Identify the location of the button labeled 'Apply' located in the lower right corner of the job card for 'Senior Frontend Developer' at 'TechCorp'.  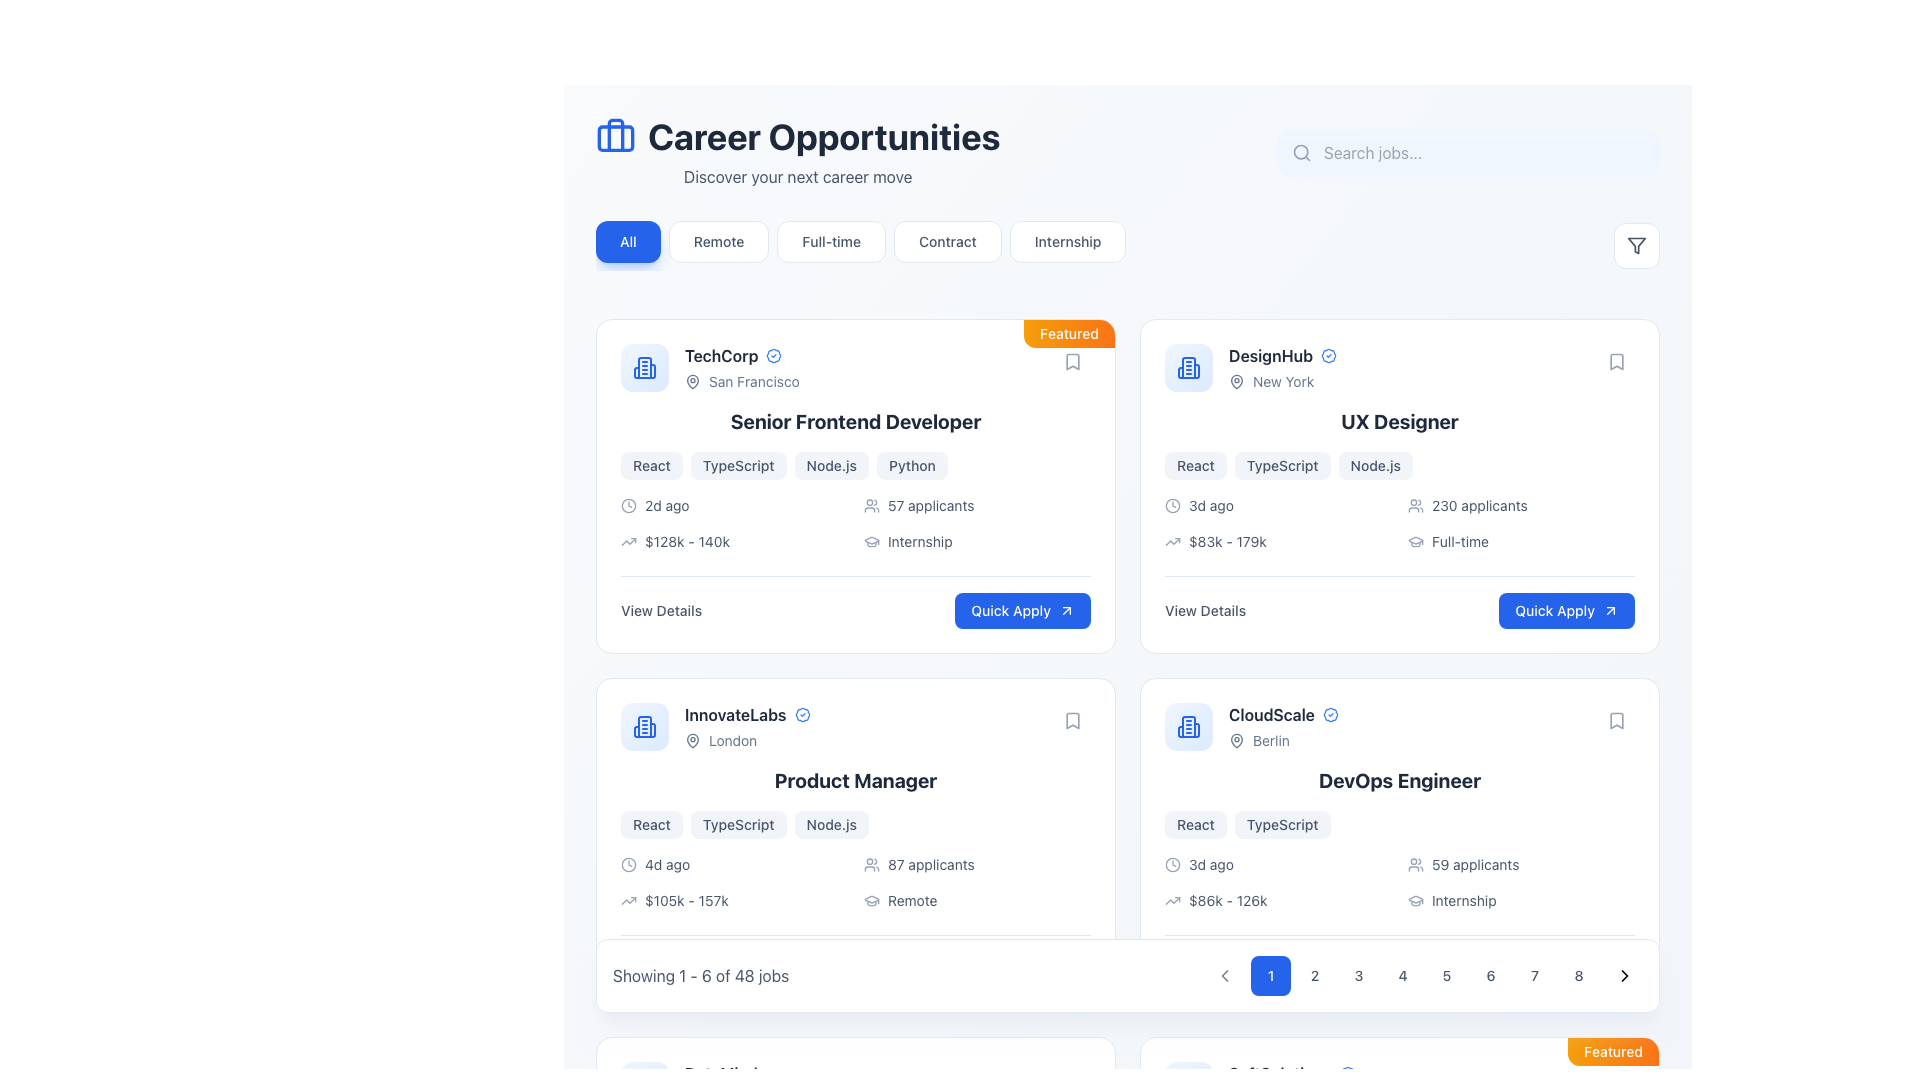
(1023, 609).